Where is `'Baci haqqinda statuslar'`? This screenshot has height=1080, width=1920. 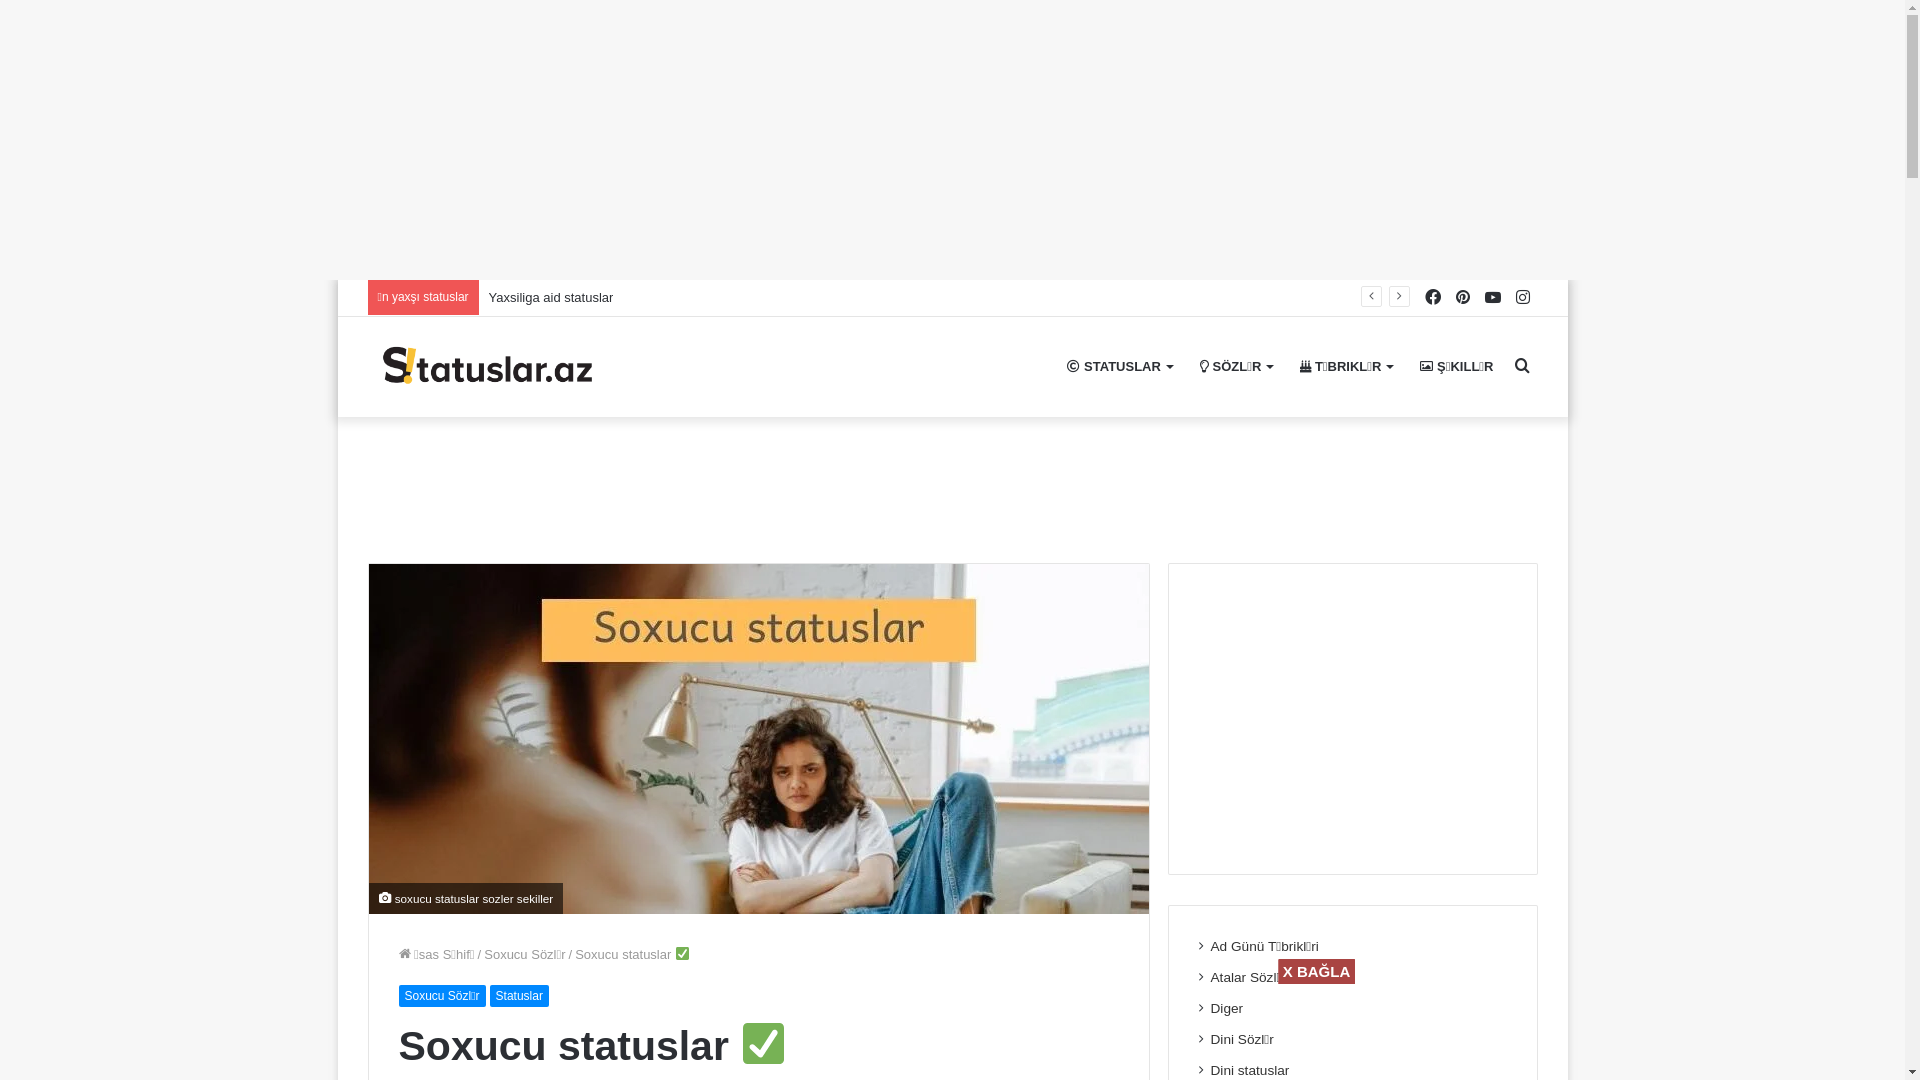
'Baci haqqinda statuslar' is located at coordinates (556, 297).